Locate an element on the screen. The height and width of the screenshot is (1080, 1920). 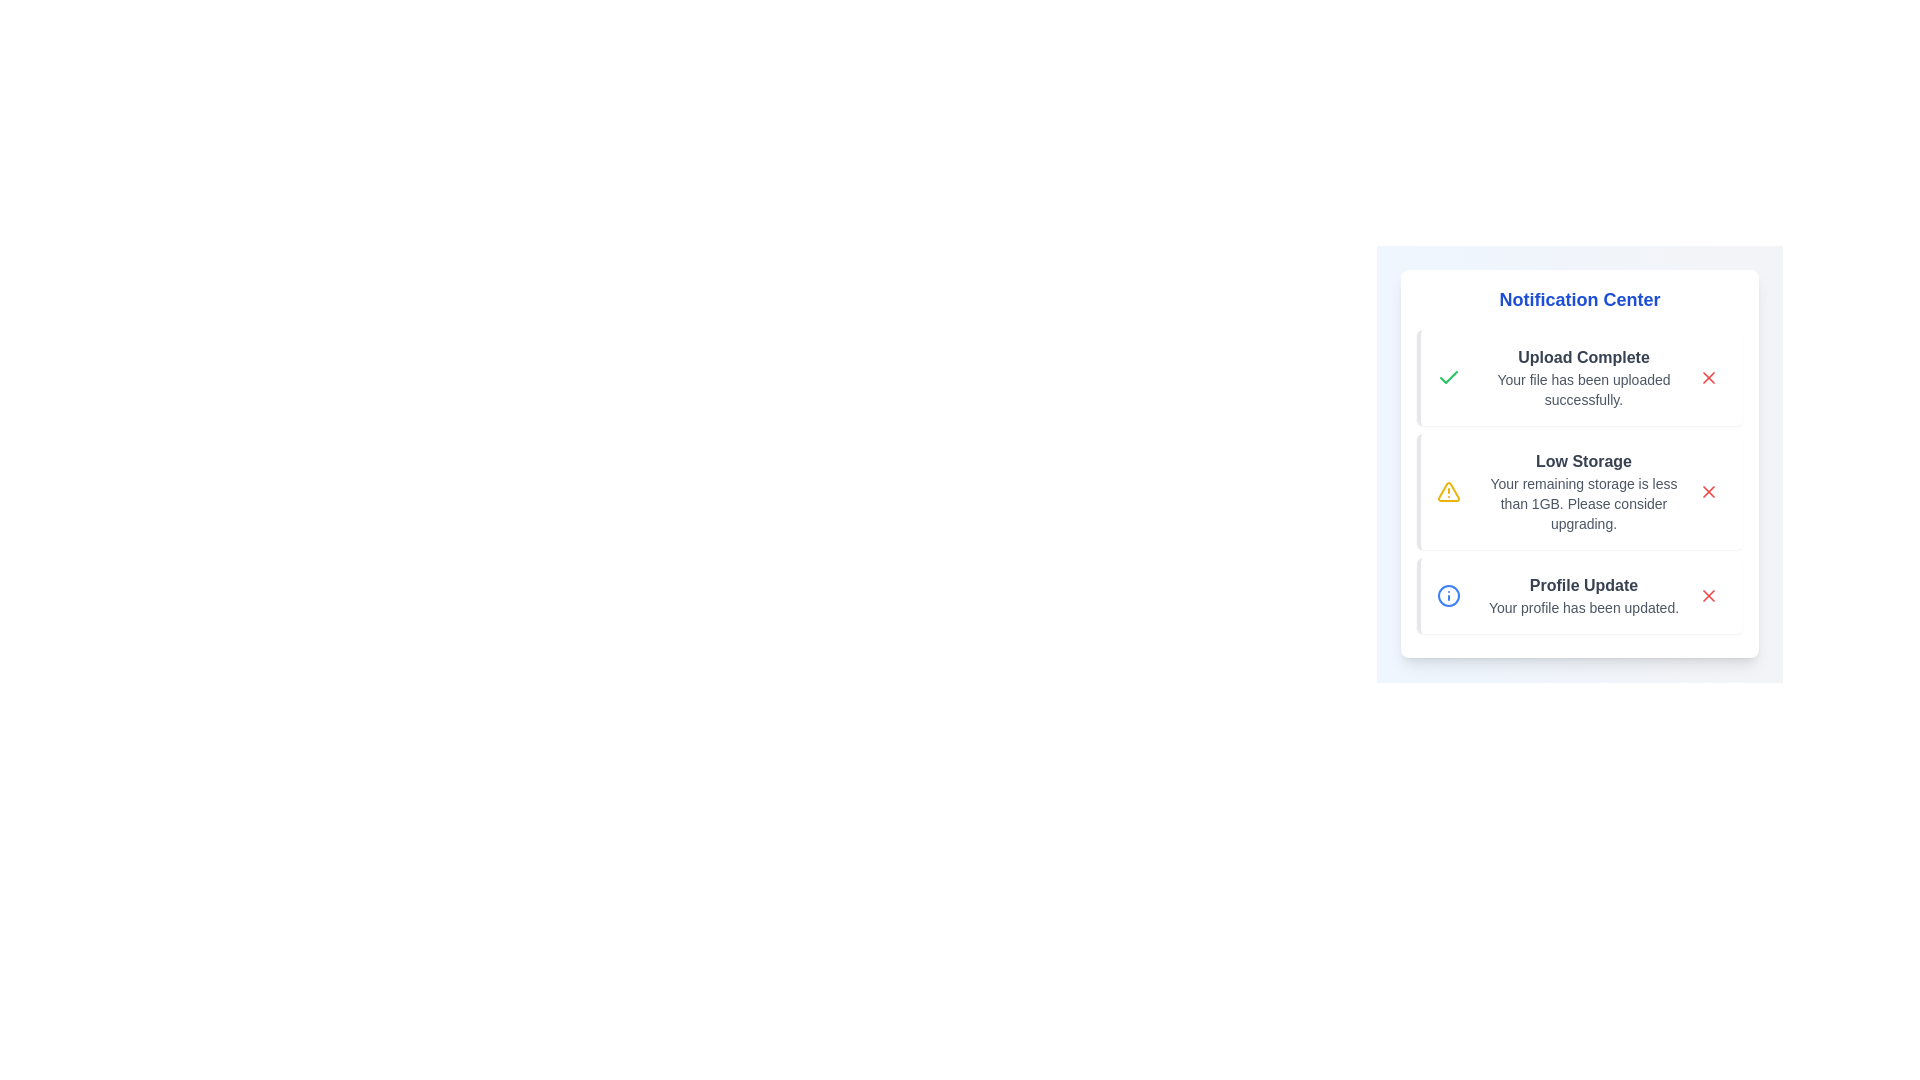
the informational icon representing the Profile Update notification located to the left of the 'Profile Update' text in the third notification block is located at coordinates (1449, 595).